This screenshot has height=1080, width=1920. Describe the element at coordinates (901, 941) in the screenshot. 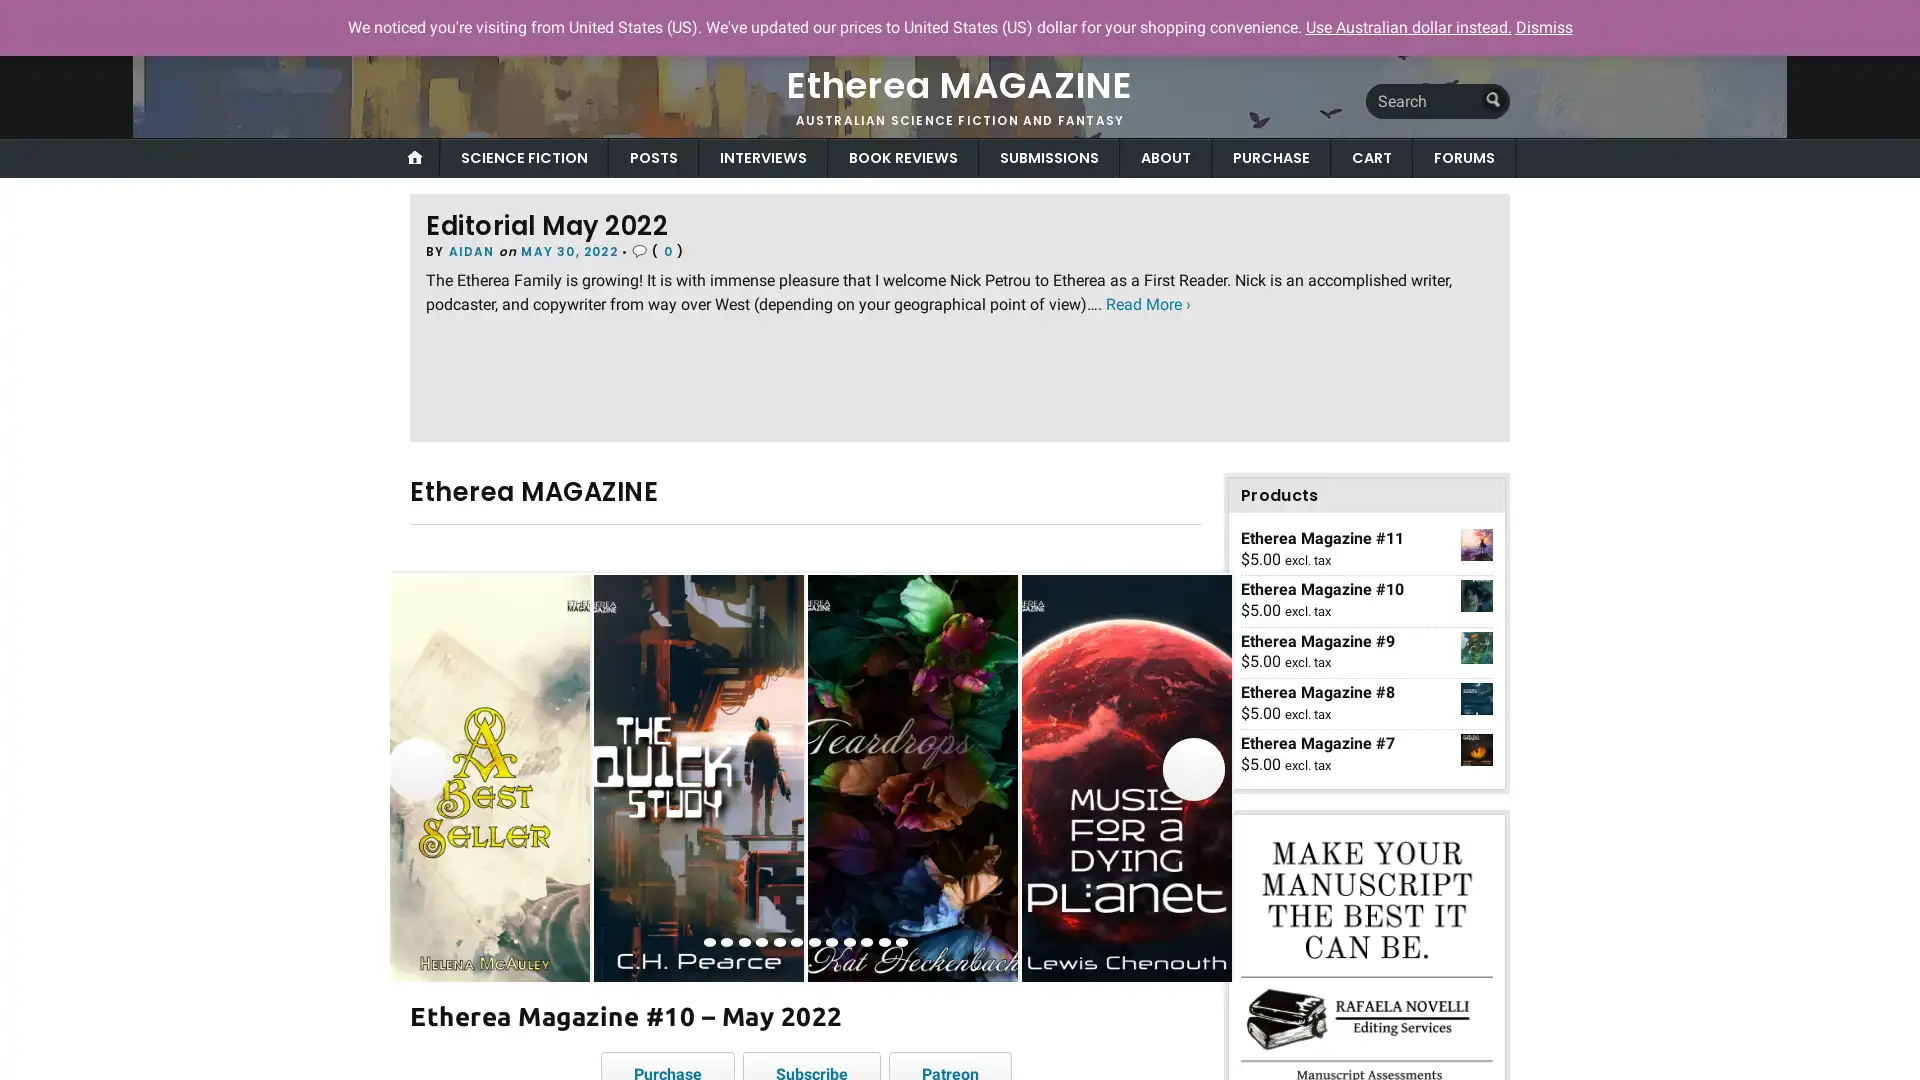

I see `view image 12 of 12 in carousel` at that location.